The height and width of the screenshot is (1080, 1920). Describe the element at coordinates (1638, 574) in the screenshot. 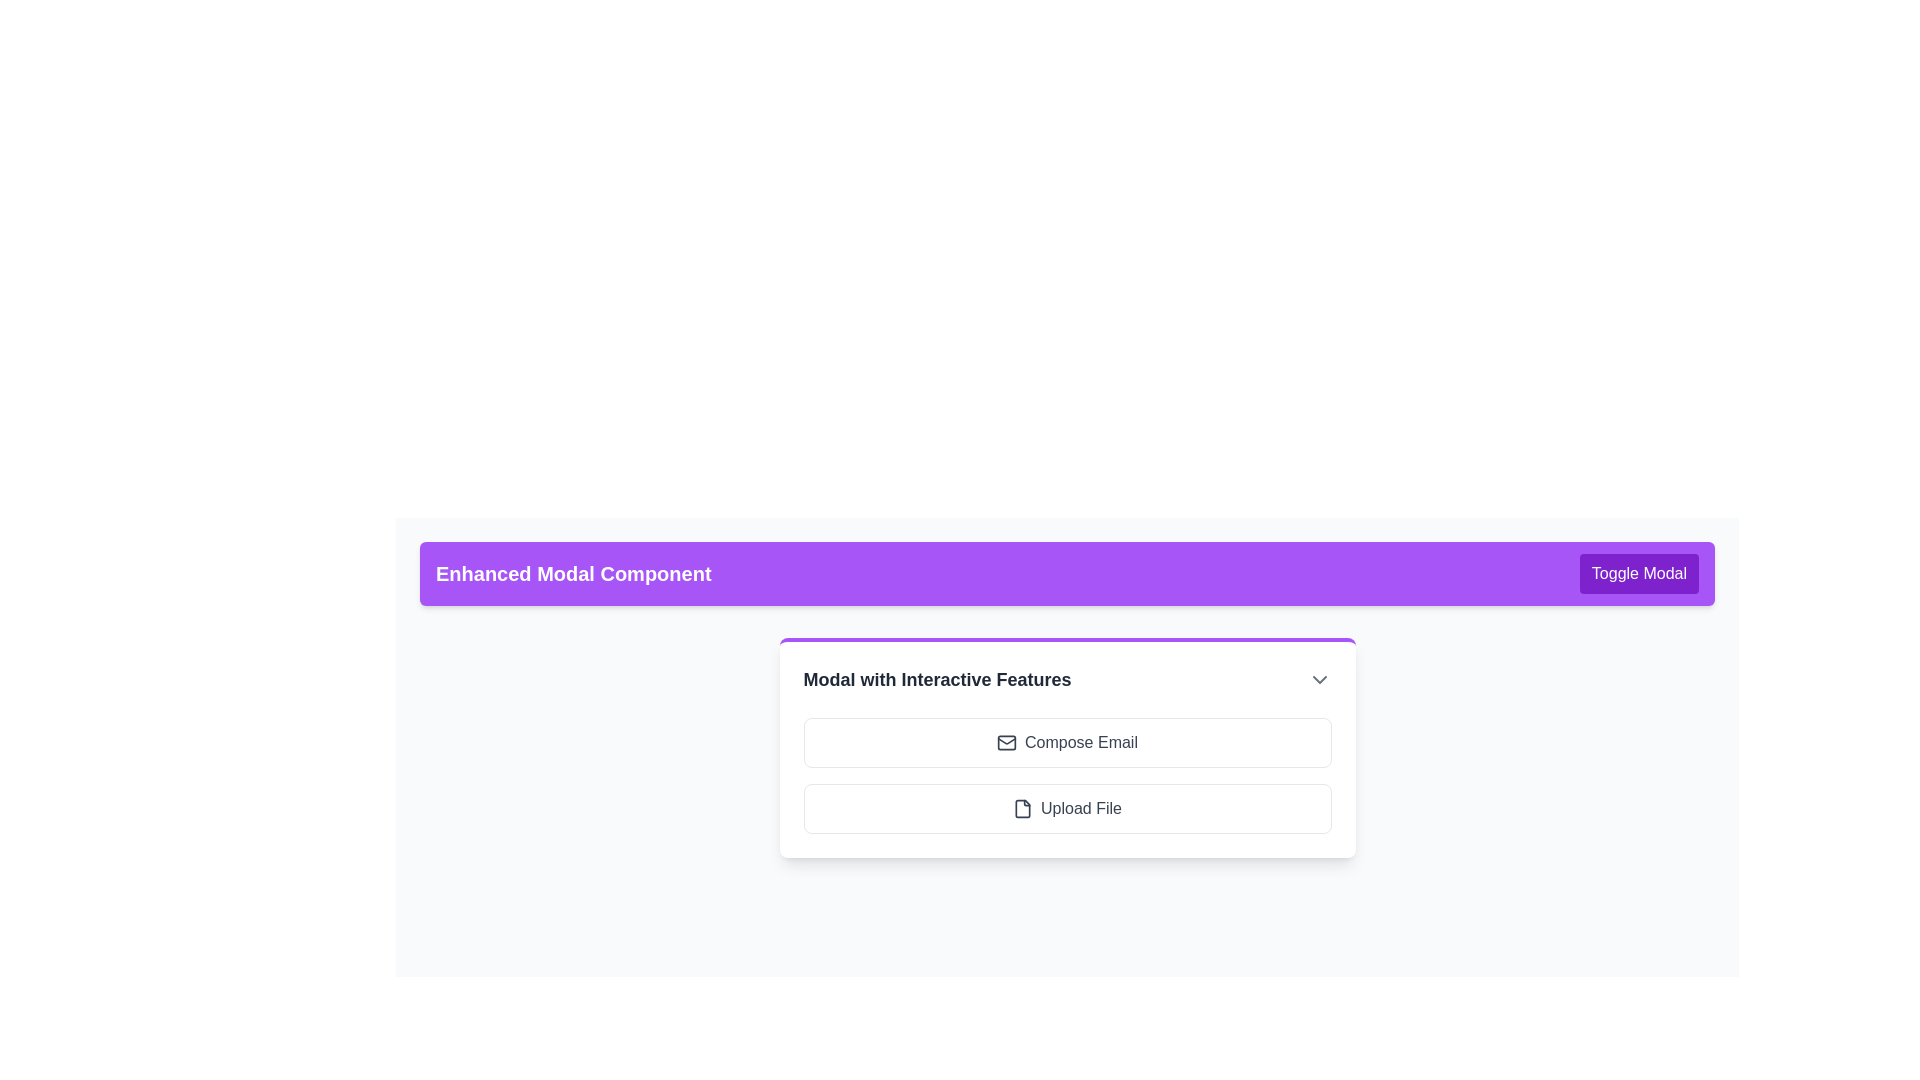

I see `the button on the right-hand side of the header section labeled 'Enhanced Modal Component'` at that location.